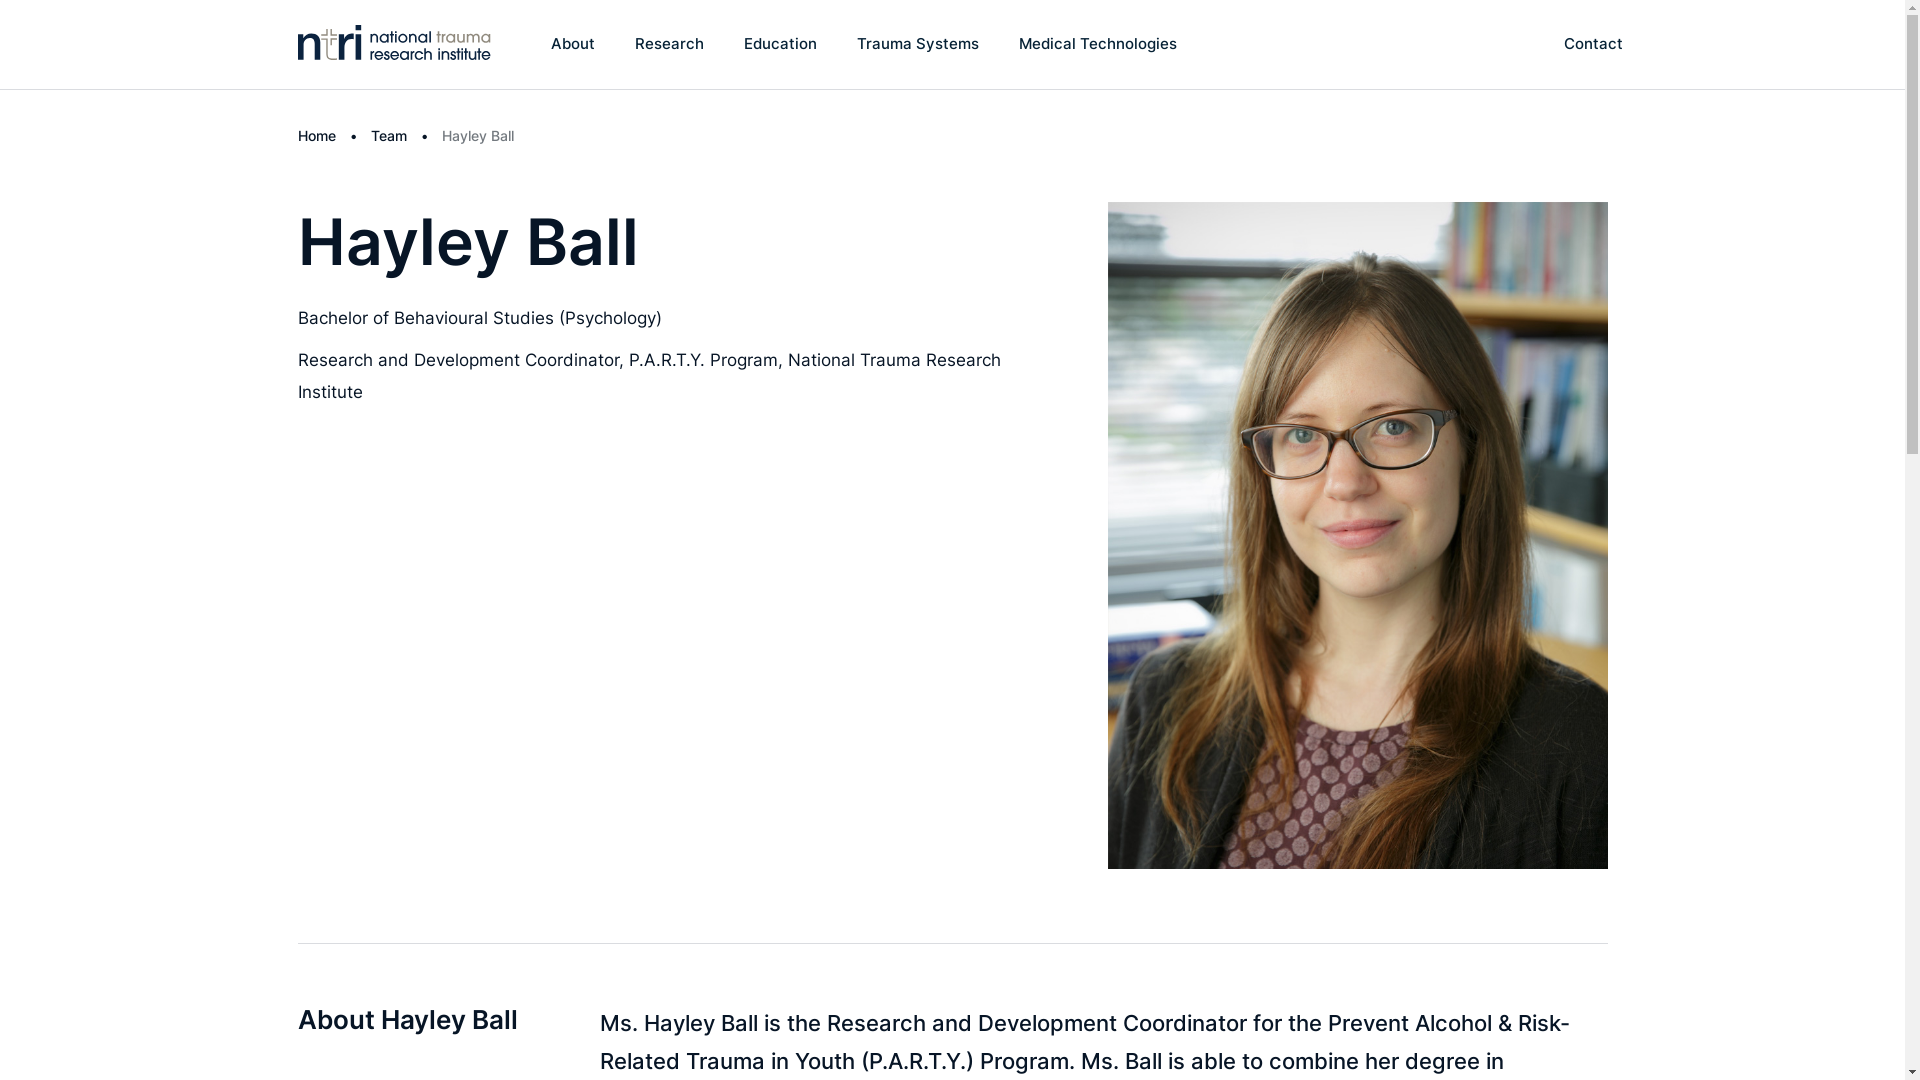 Image resolution: width=1920 pixels, height=1080 pixels. Describe the element at coordinates (743, 43) in the screenshot. I see `'Education'` at that location.